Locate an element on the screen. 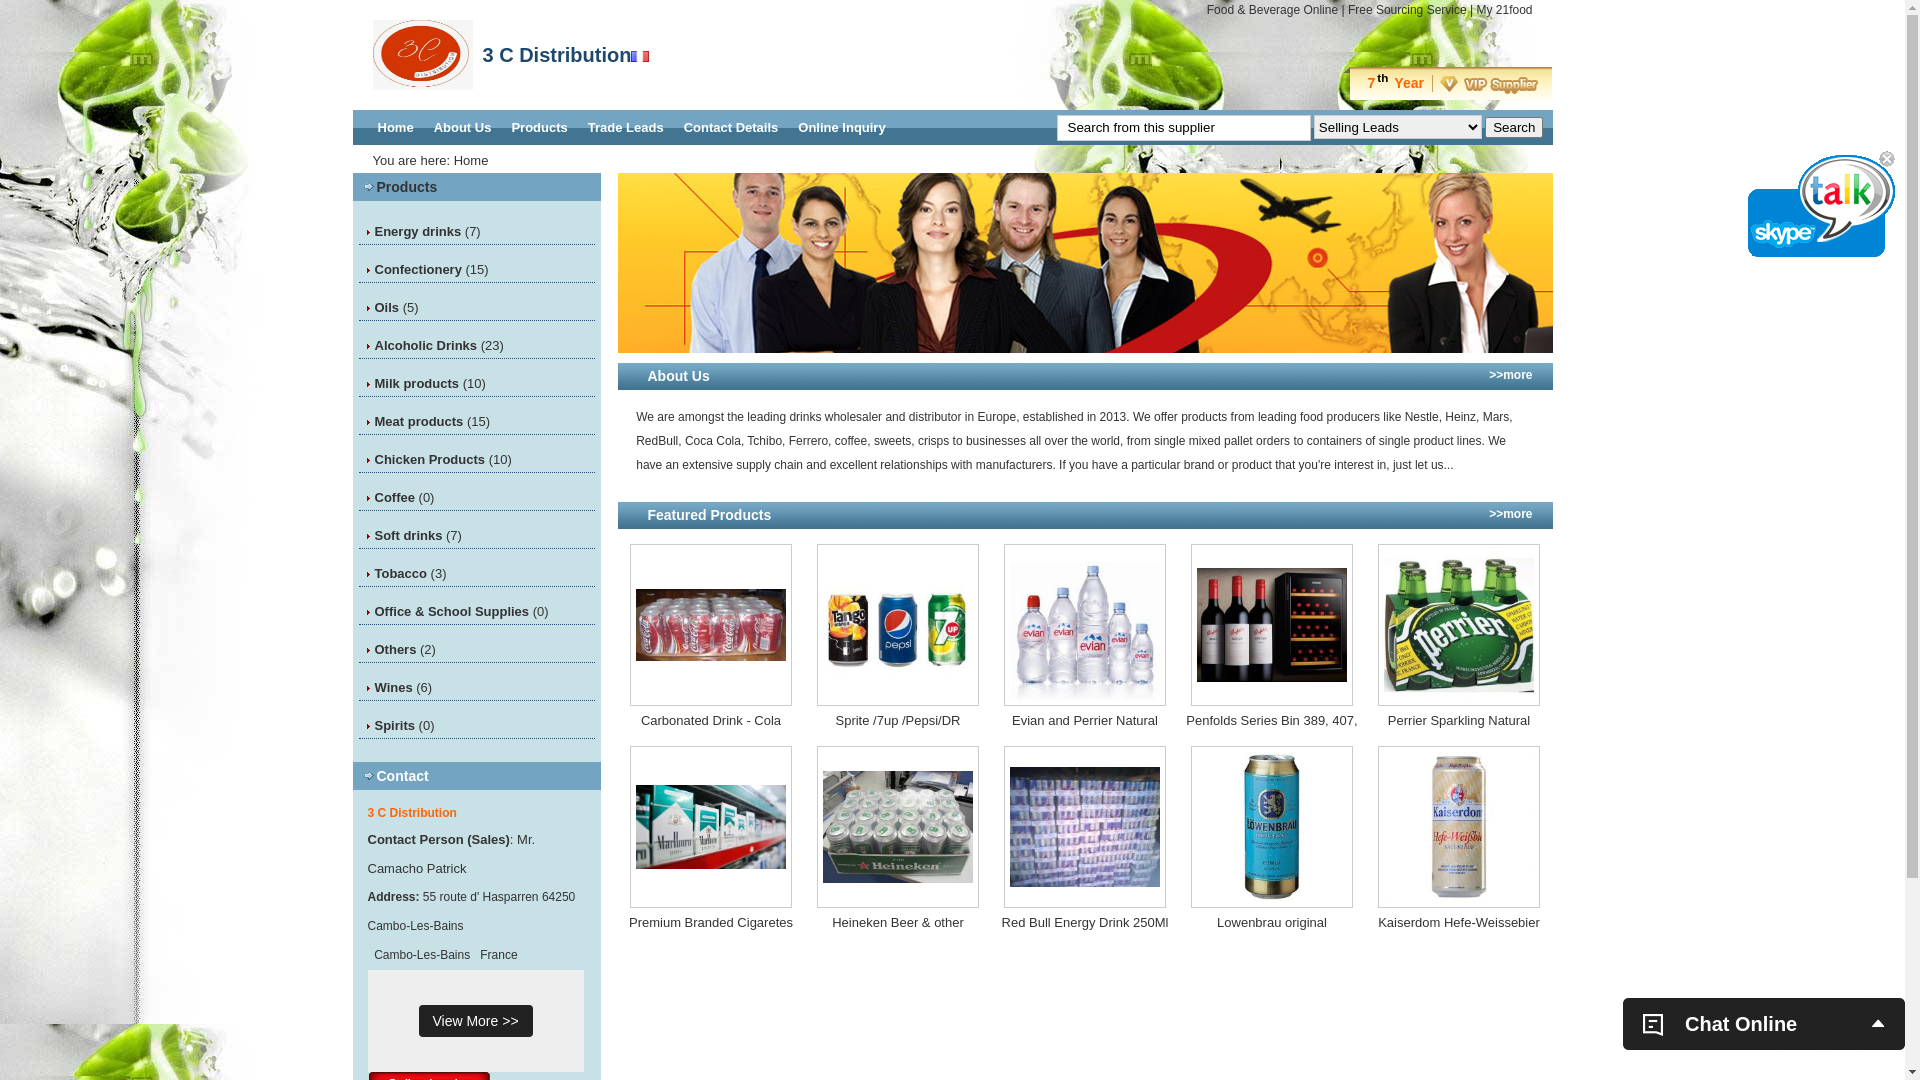  'Search' is located at coordinates (1513, 126).